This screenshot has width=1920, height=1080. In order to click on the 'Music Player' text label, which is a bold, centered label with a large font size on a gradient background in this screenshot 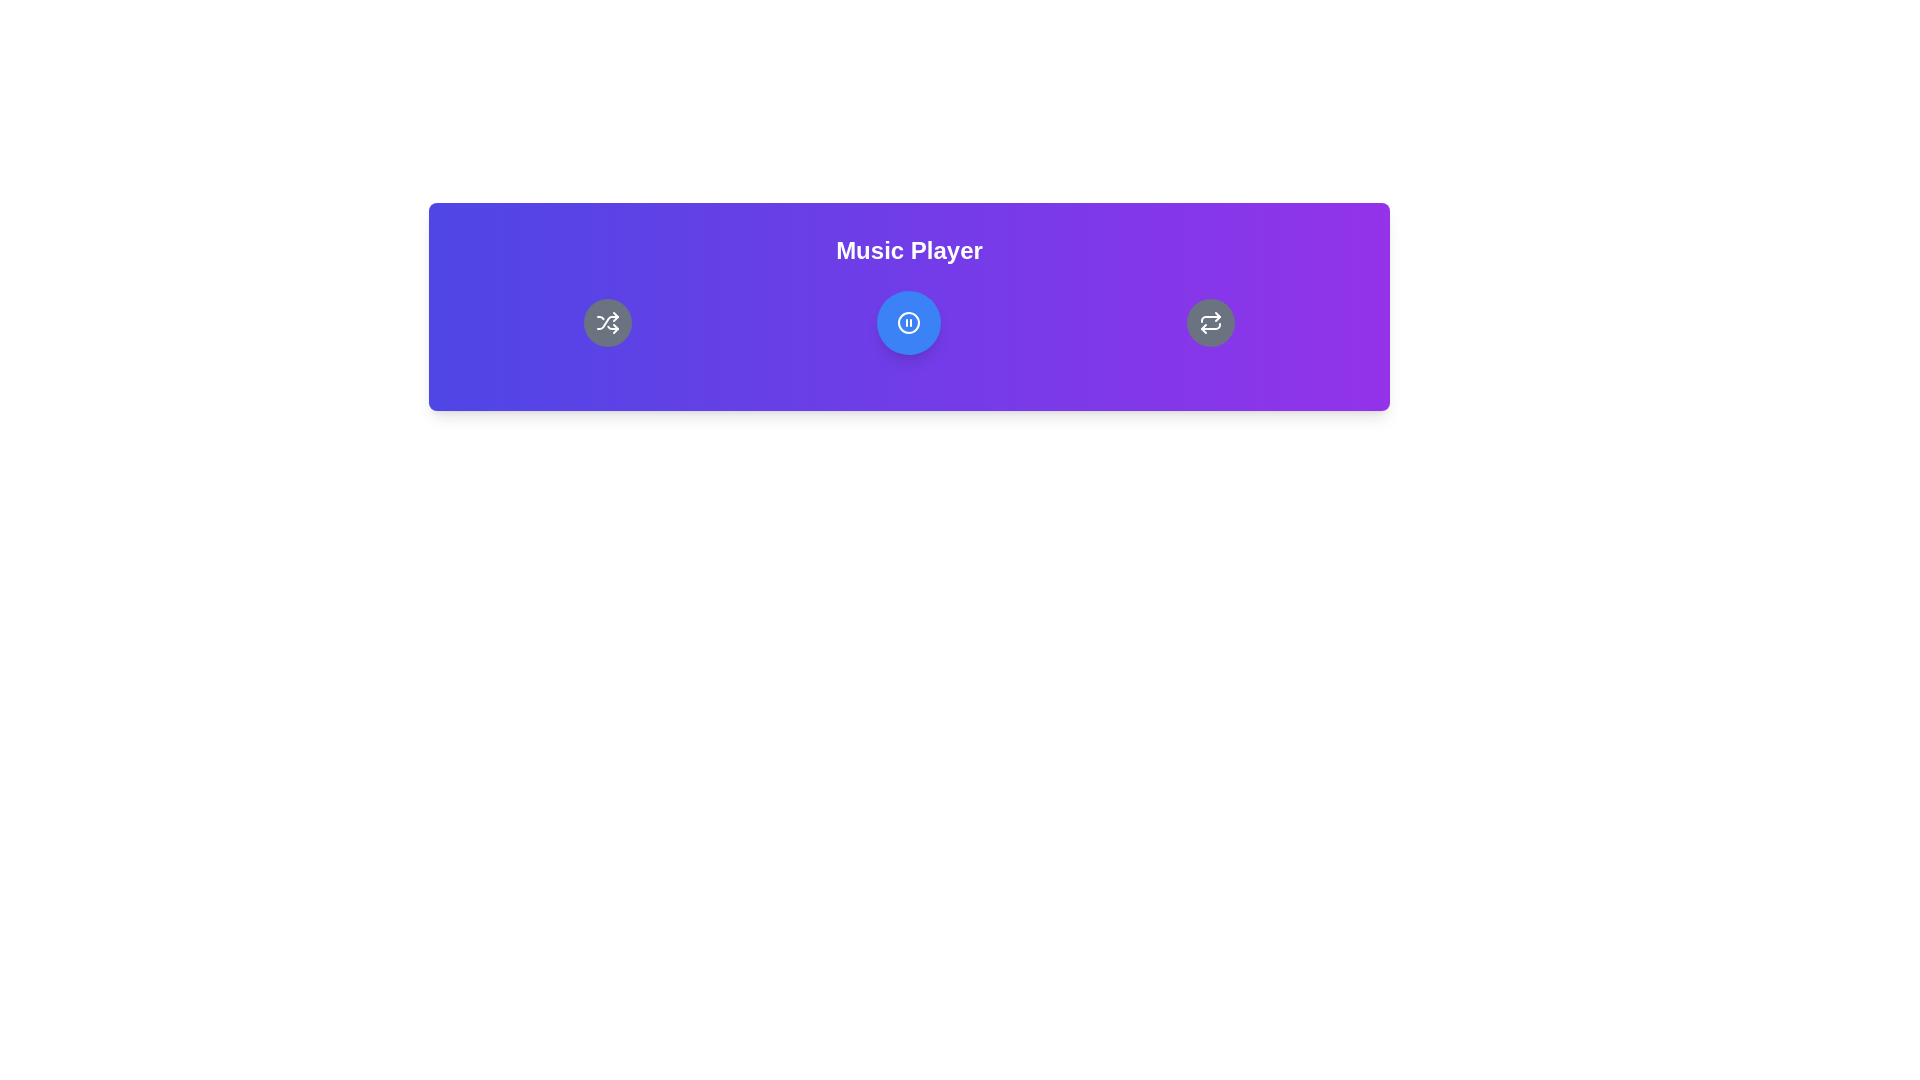, I will do `click(908, 249)`.